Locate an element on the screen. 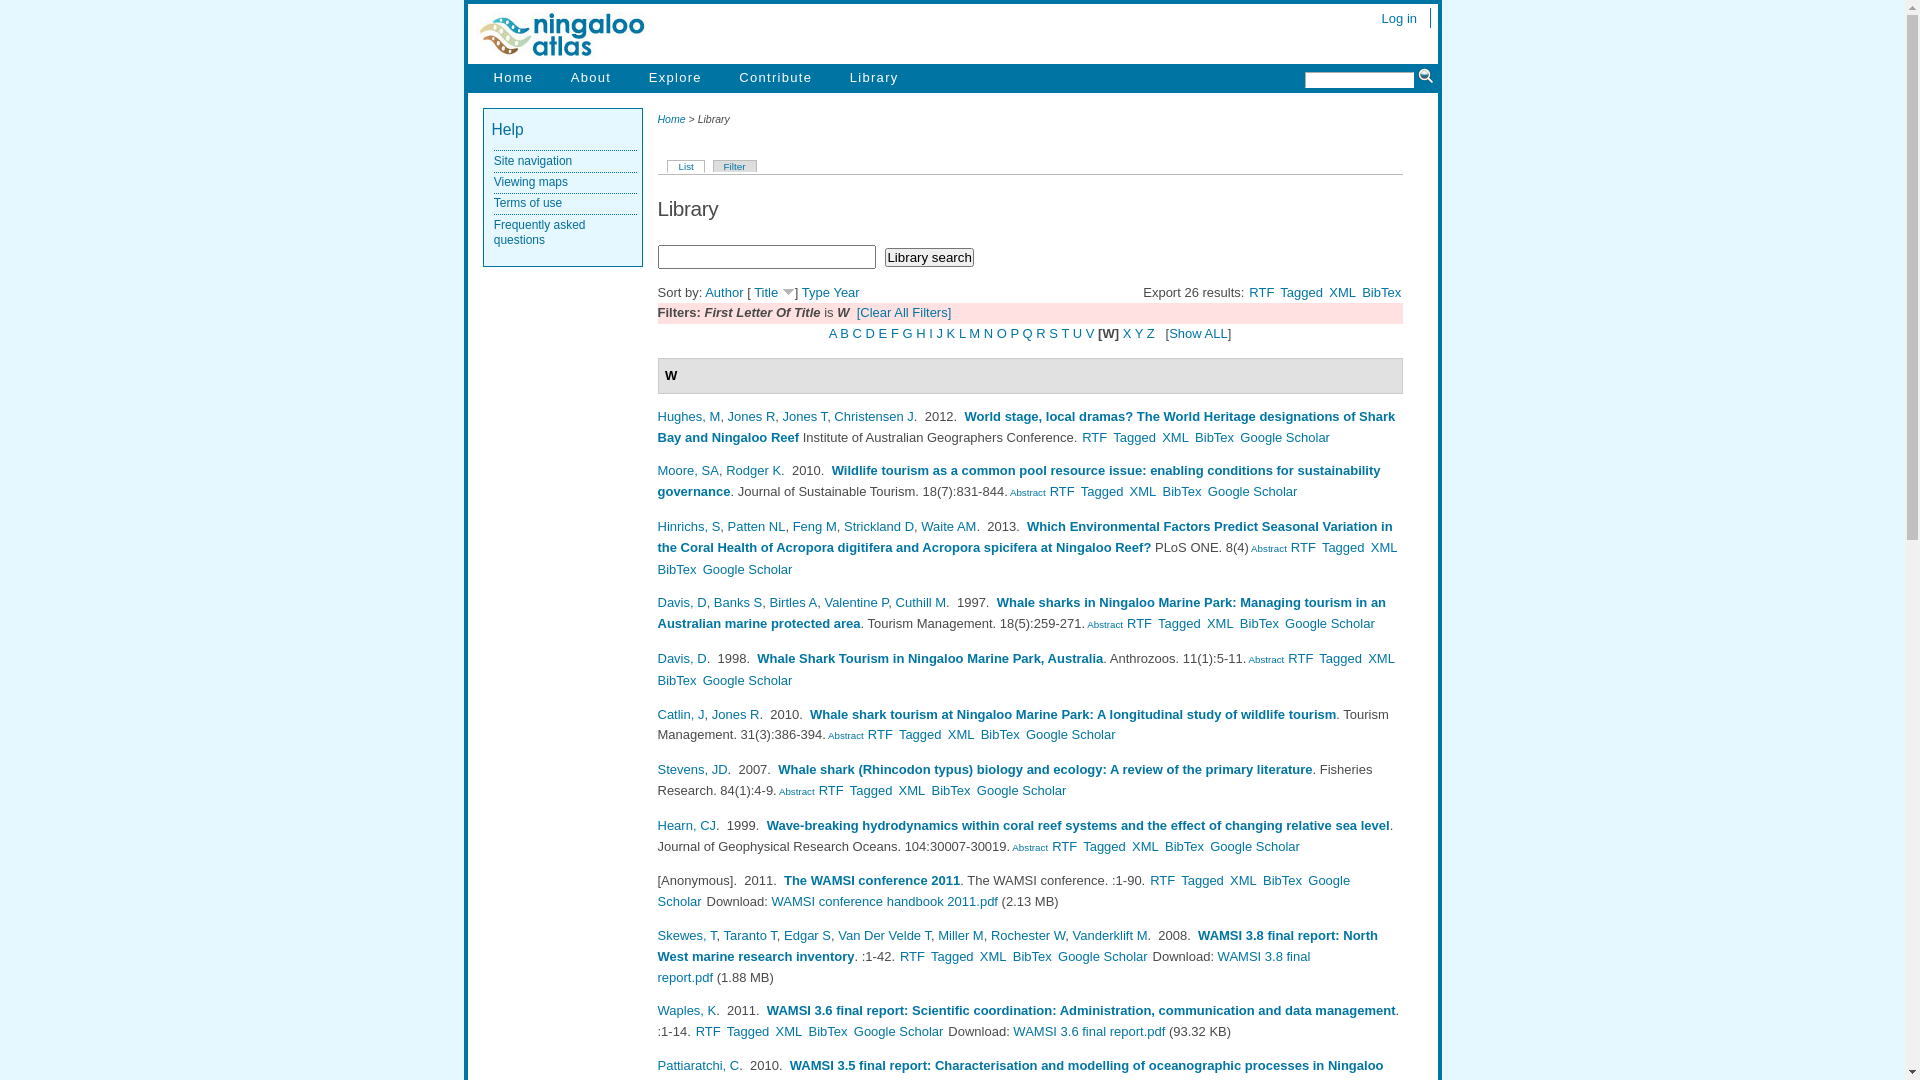  'Feng M' is located at coordinates (815, 525).